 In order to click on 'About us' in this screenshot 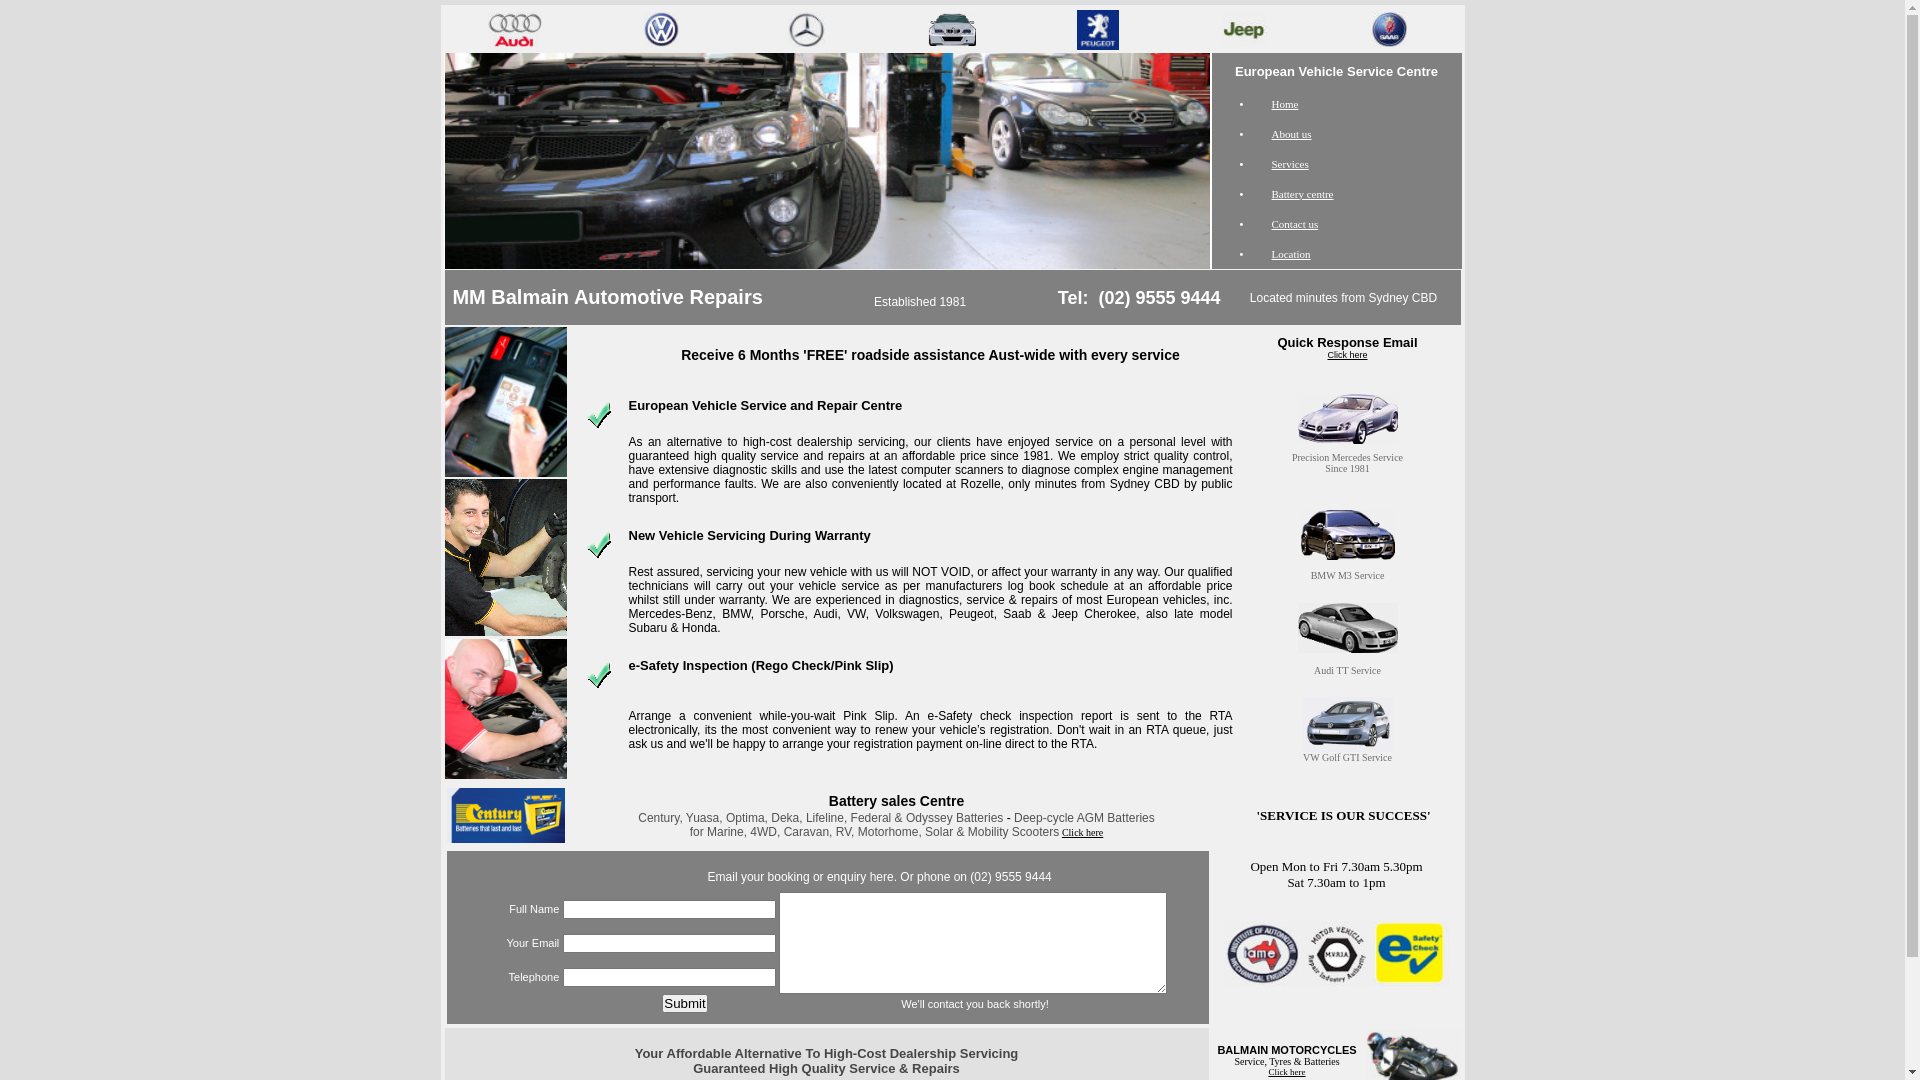, I will do `click(1291, 134)`.